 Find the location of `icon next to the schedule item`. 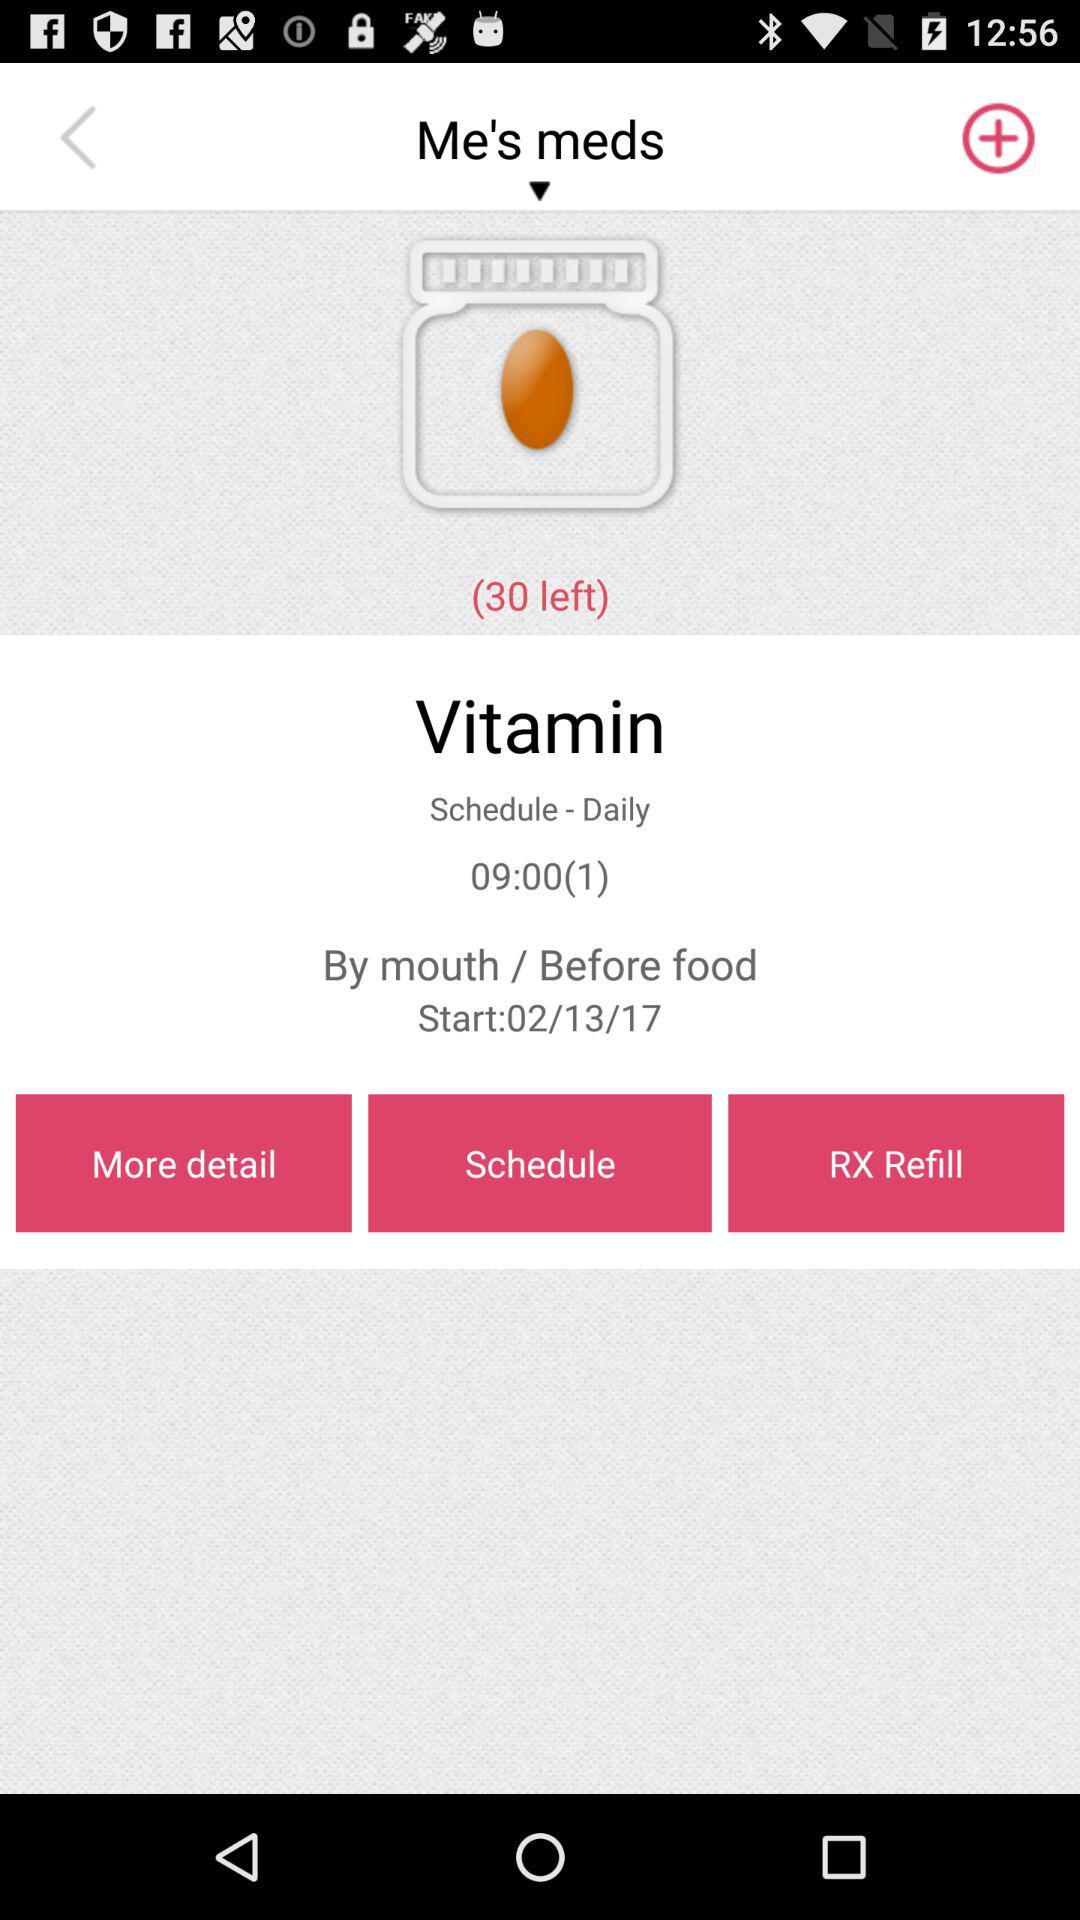

icon next to the schedule item is located at coordinates (183, 1163).